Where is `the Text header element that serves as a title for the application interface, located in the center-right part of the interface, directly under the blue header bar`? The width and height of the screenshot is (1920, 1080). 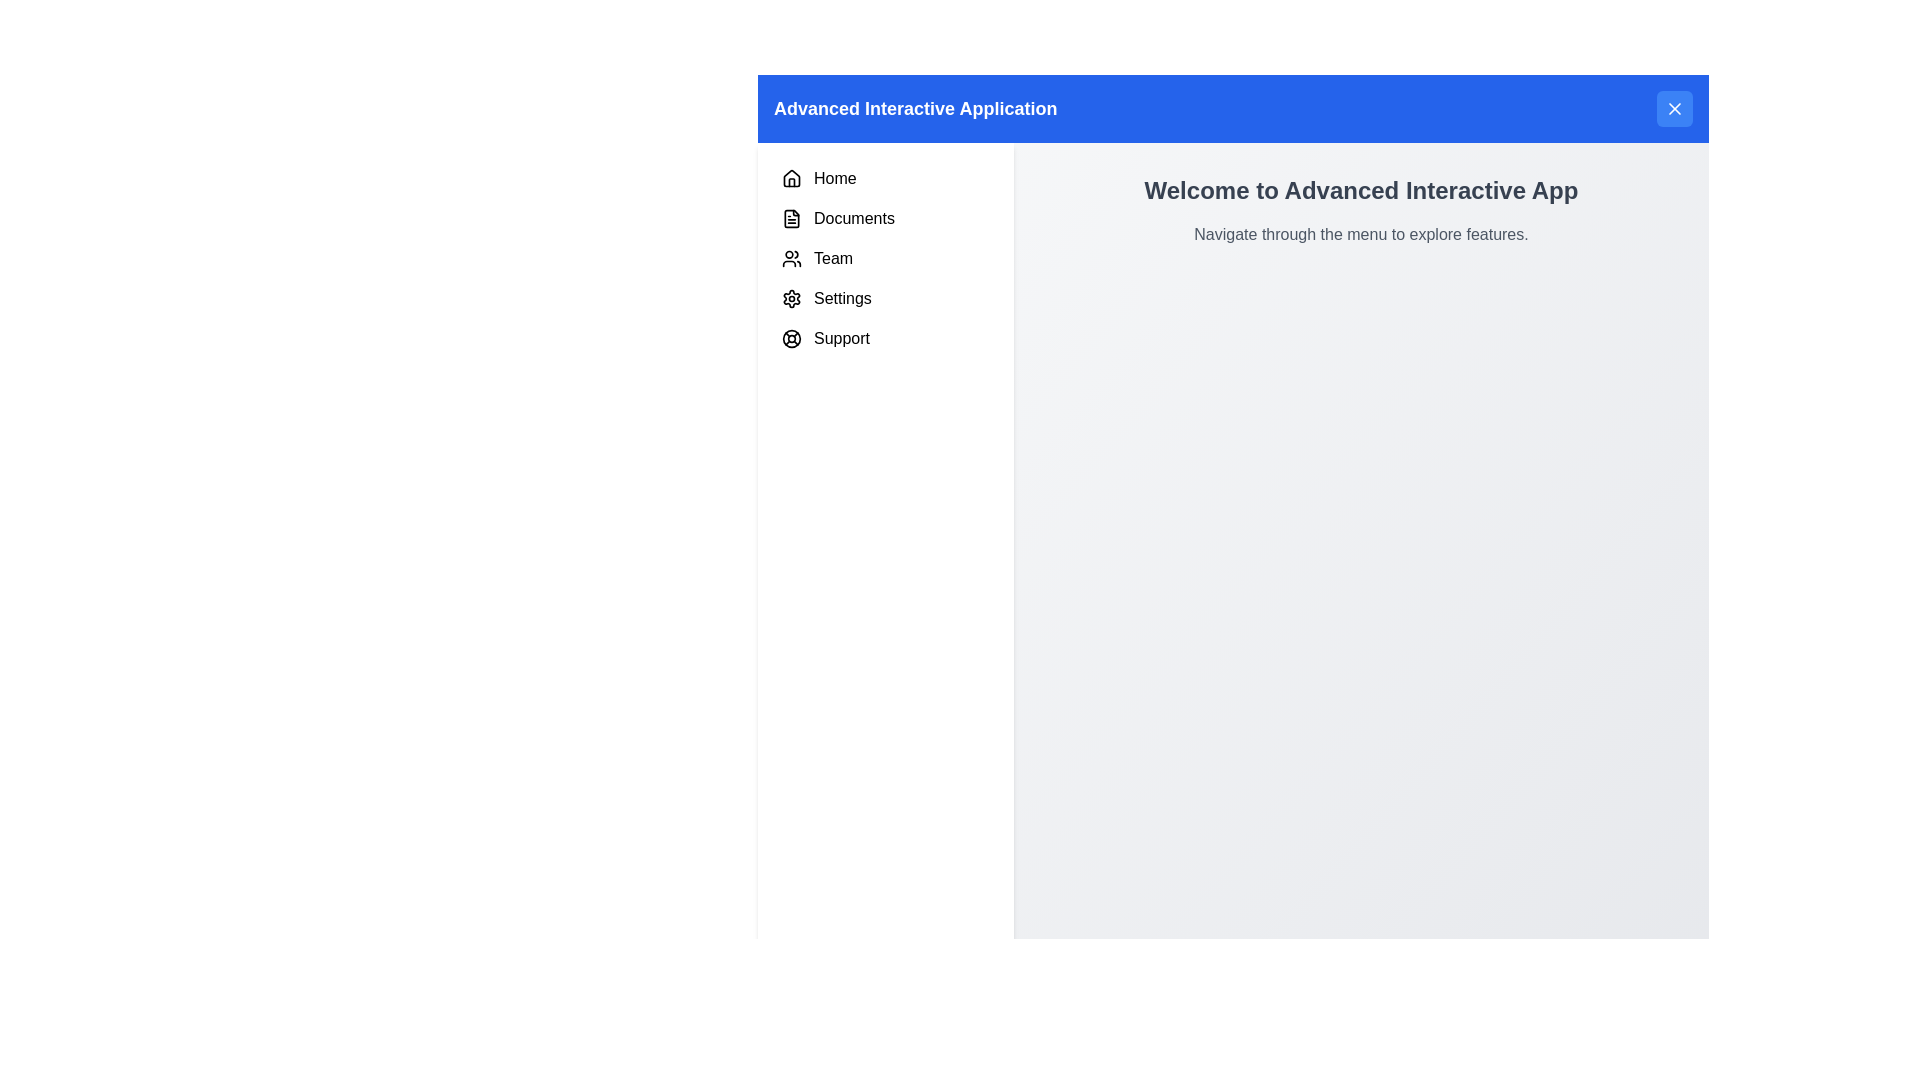 the Text header element that serves as a title for the application interface, located in the center-right part of the interface, directly under the blue header bar is located at coordinates (1360, 191).